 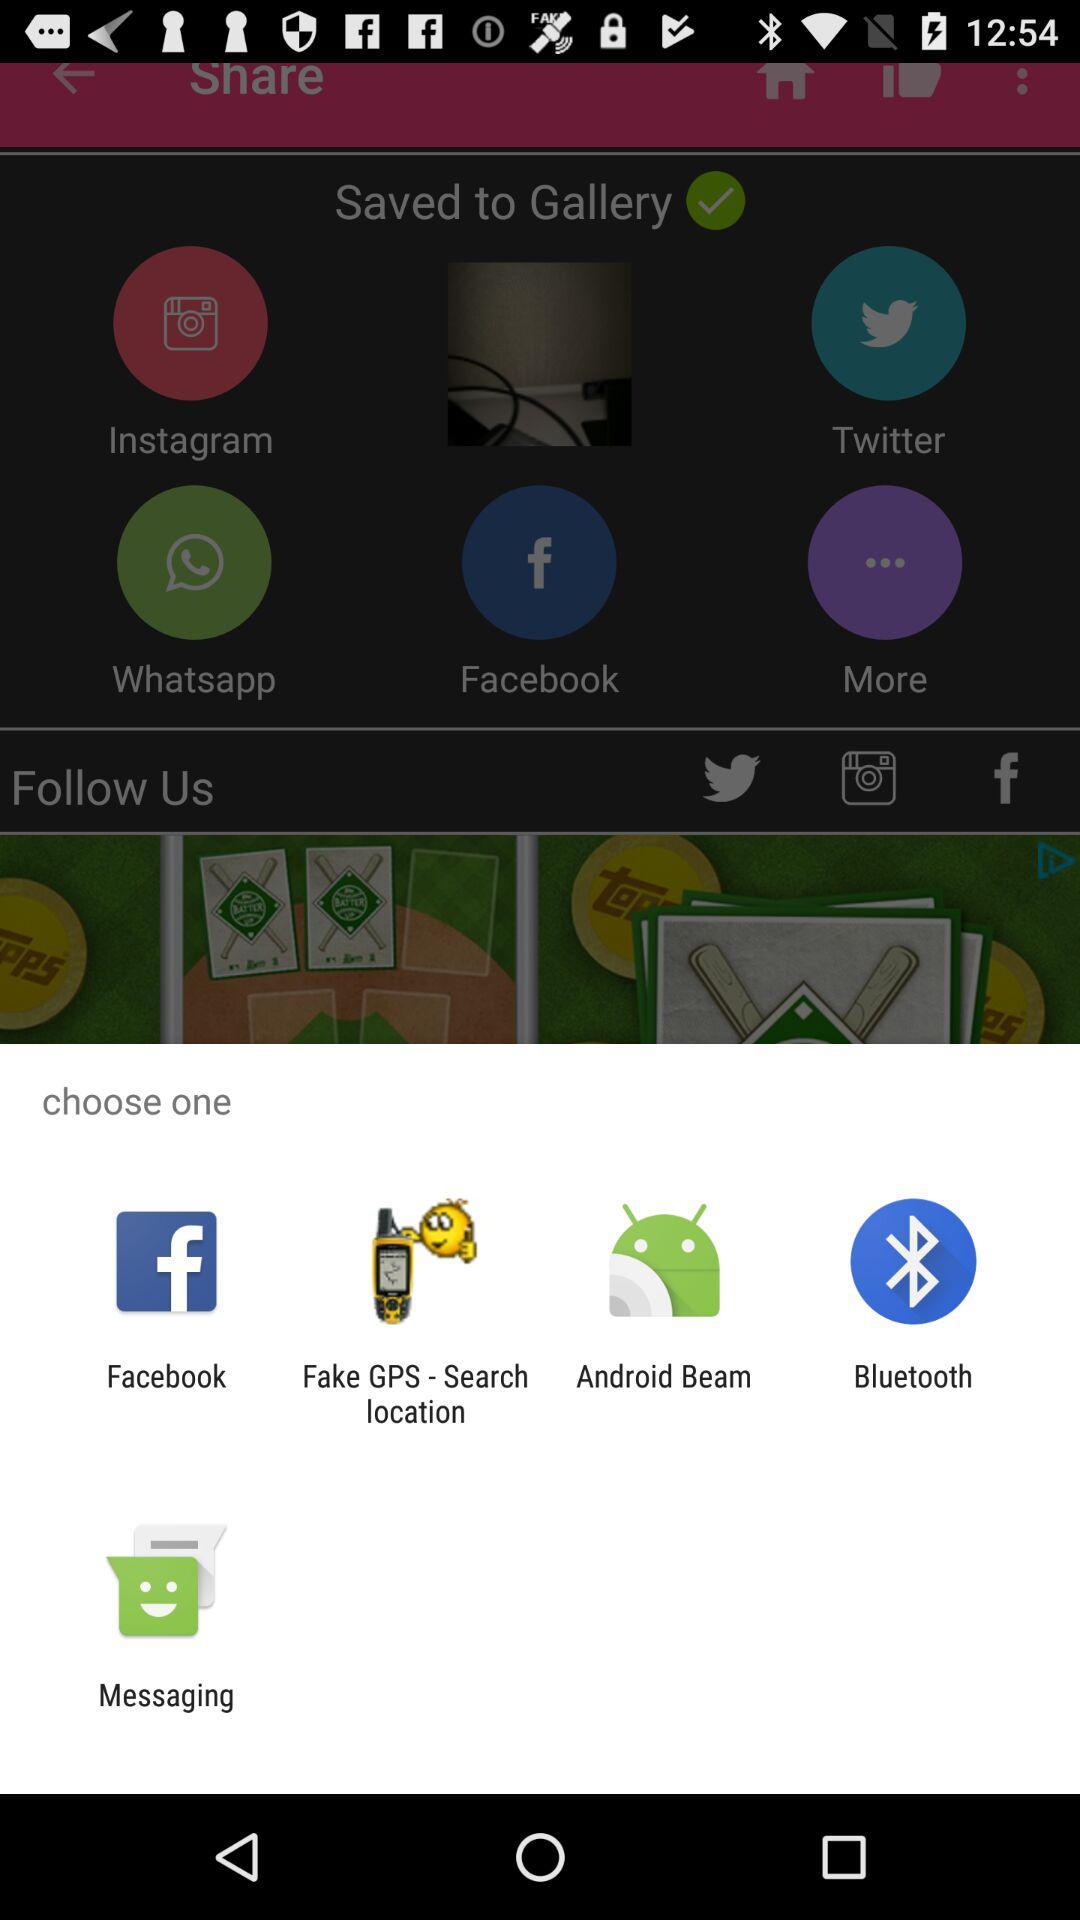 I want to click on android beam item, so click(x=664, y=1392).